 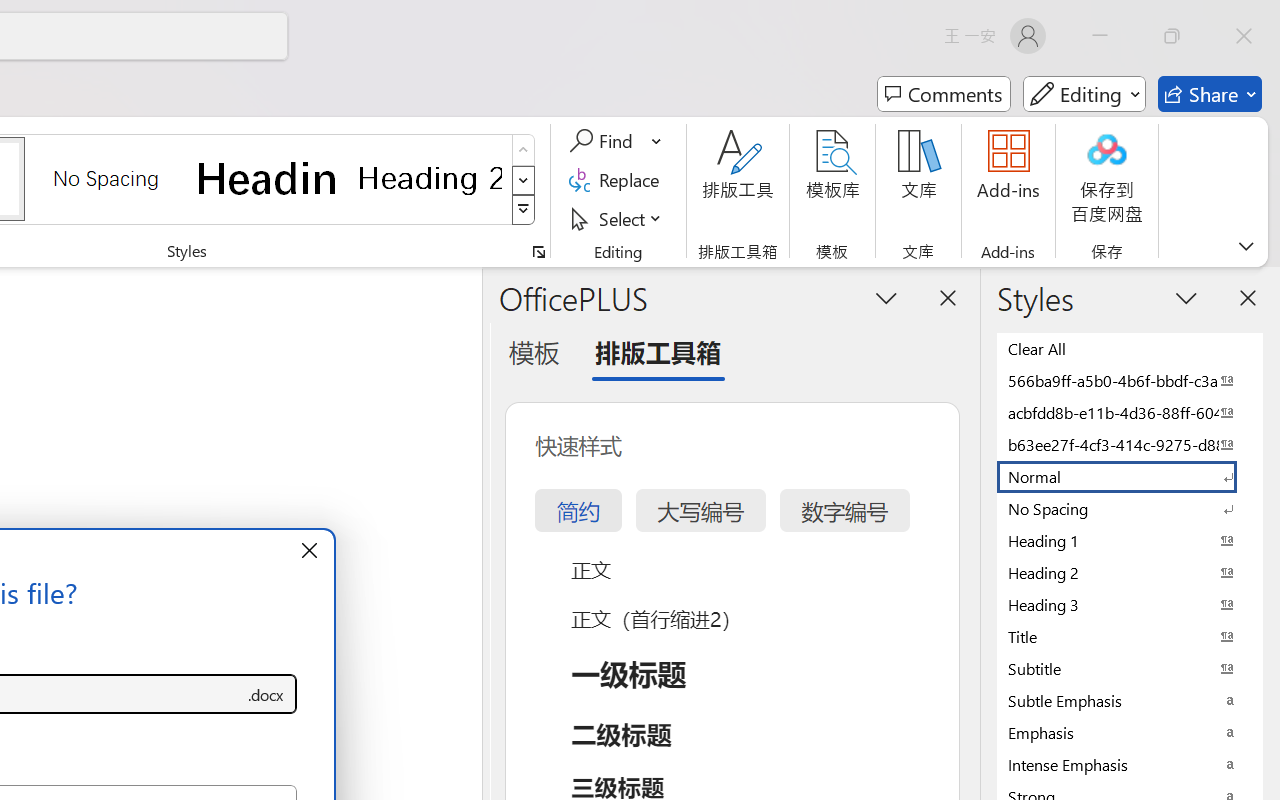 What do you see at coordinates (1130, 731) in the screenshot?
I see `'Emphasis'` at bounding box center [1130, 731].